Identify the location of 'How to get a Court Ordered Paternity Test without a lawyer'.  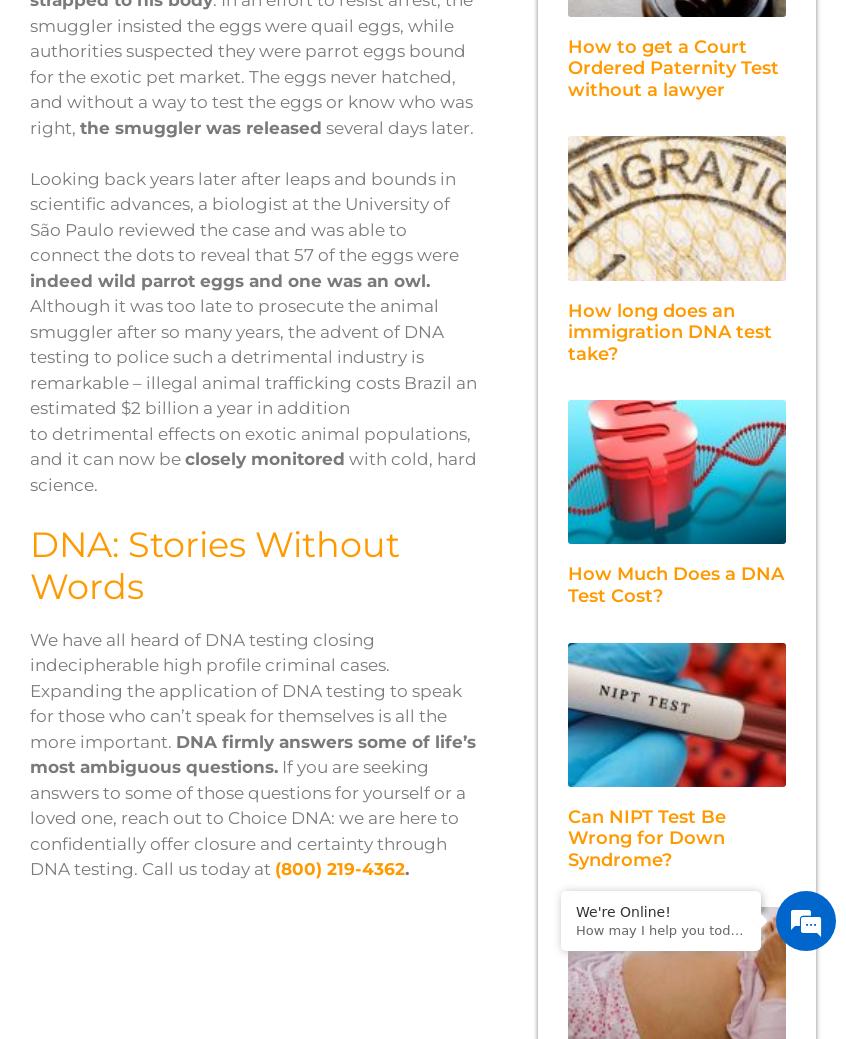
(672, 66).